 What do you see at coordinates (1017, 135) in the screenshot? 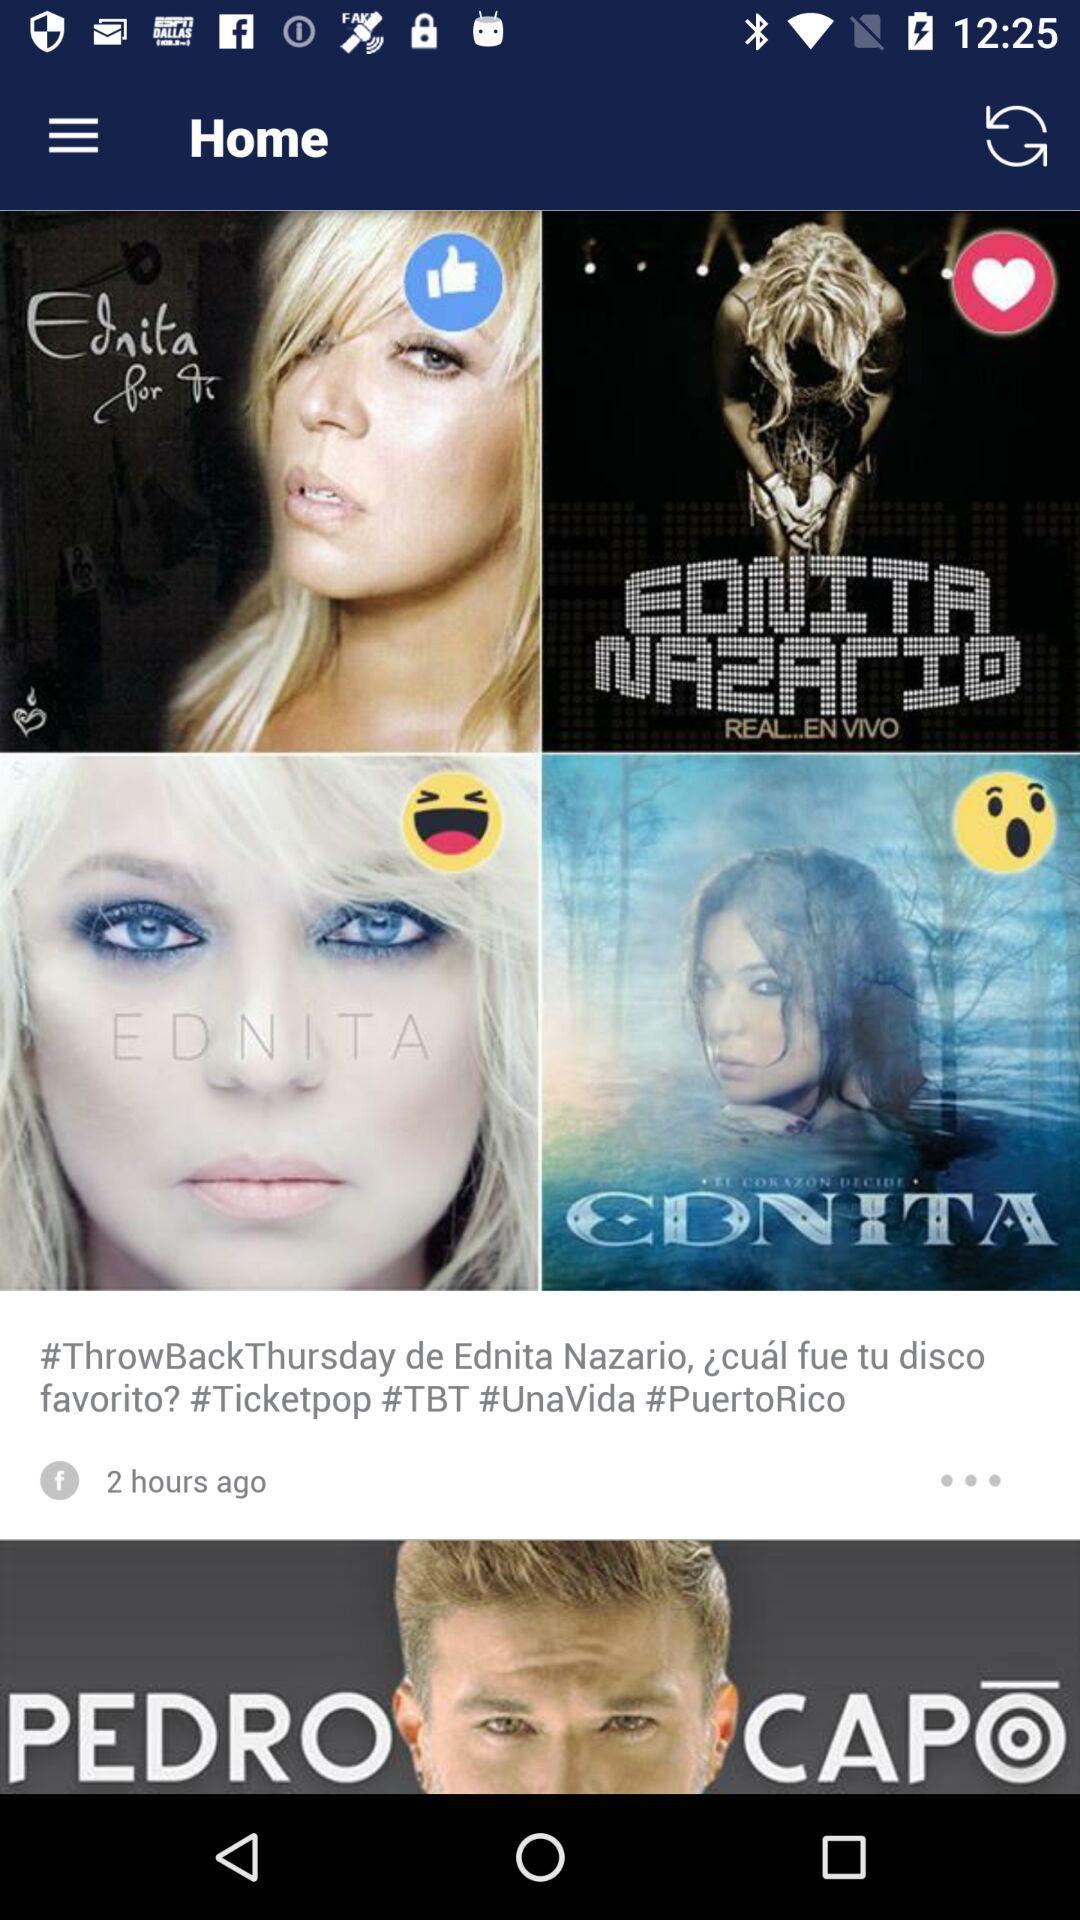
I see `item at the top right corner` at bounding box center [1017, 135].